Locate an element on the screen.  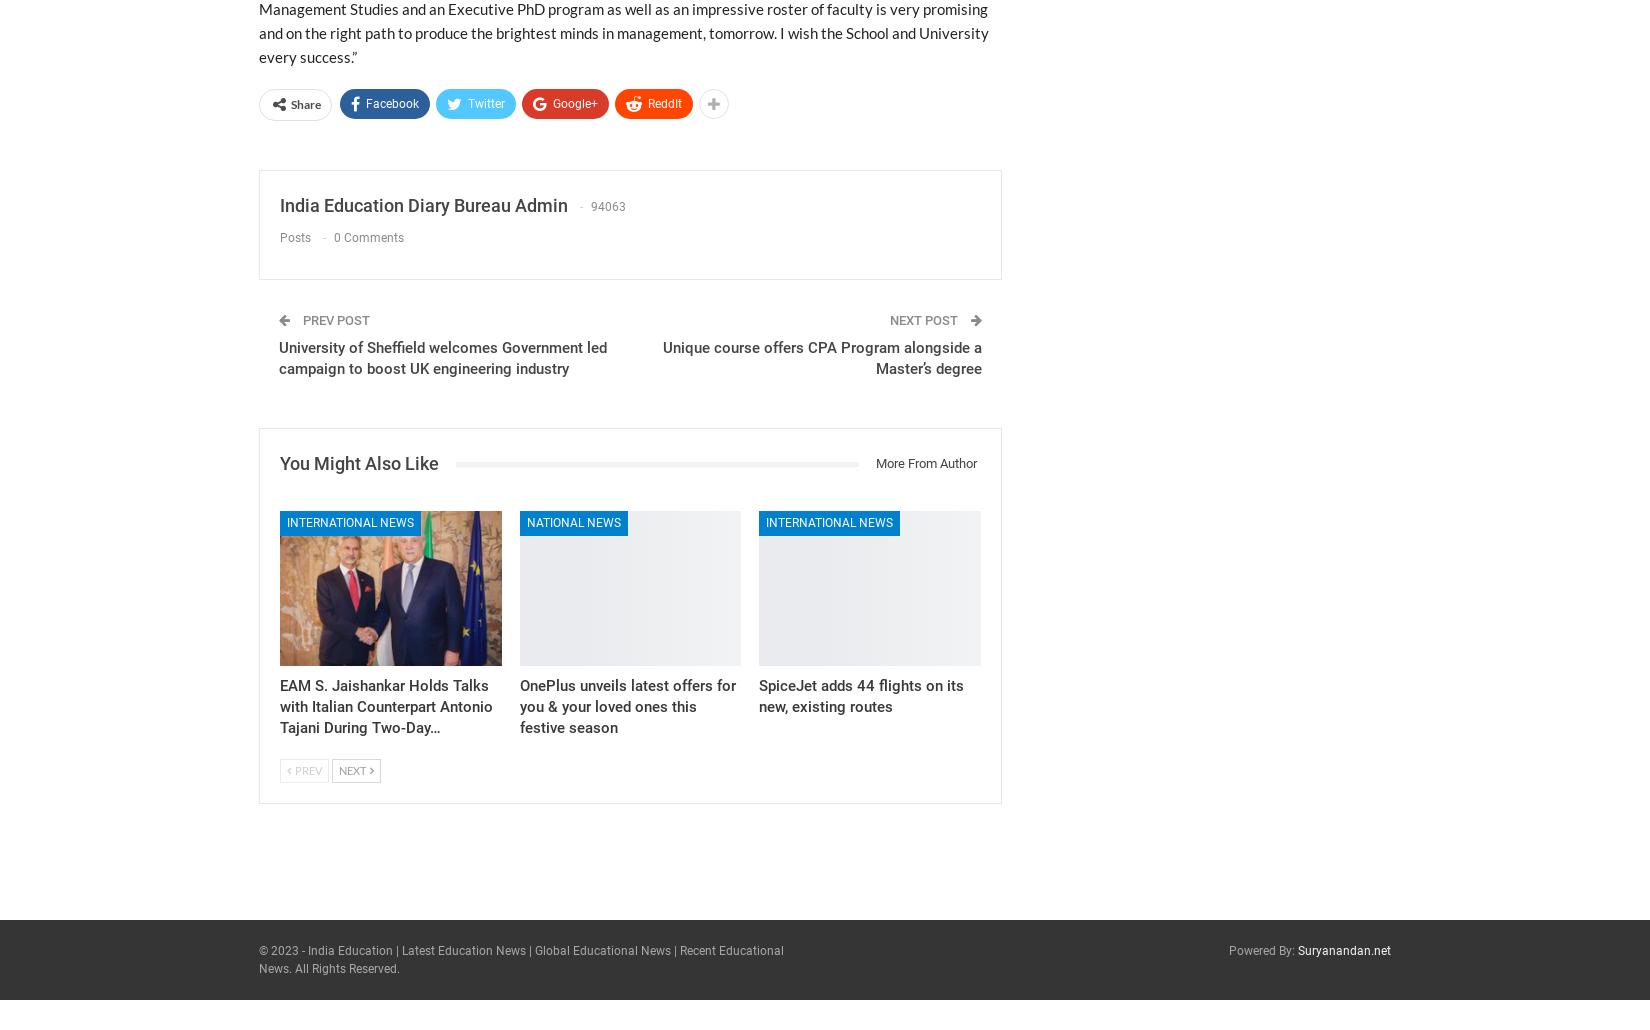
'© 2023 - India Education | Latest Education News  | Global Educational News | Recent Educational News. All Rights Reserved.' is located at coordinates (520, 958).